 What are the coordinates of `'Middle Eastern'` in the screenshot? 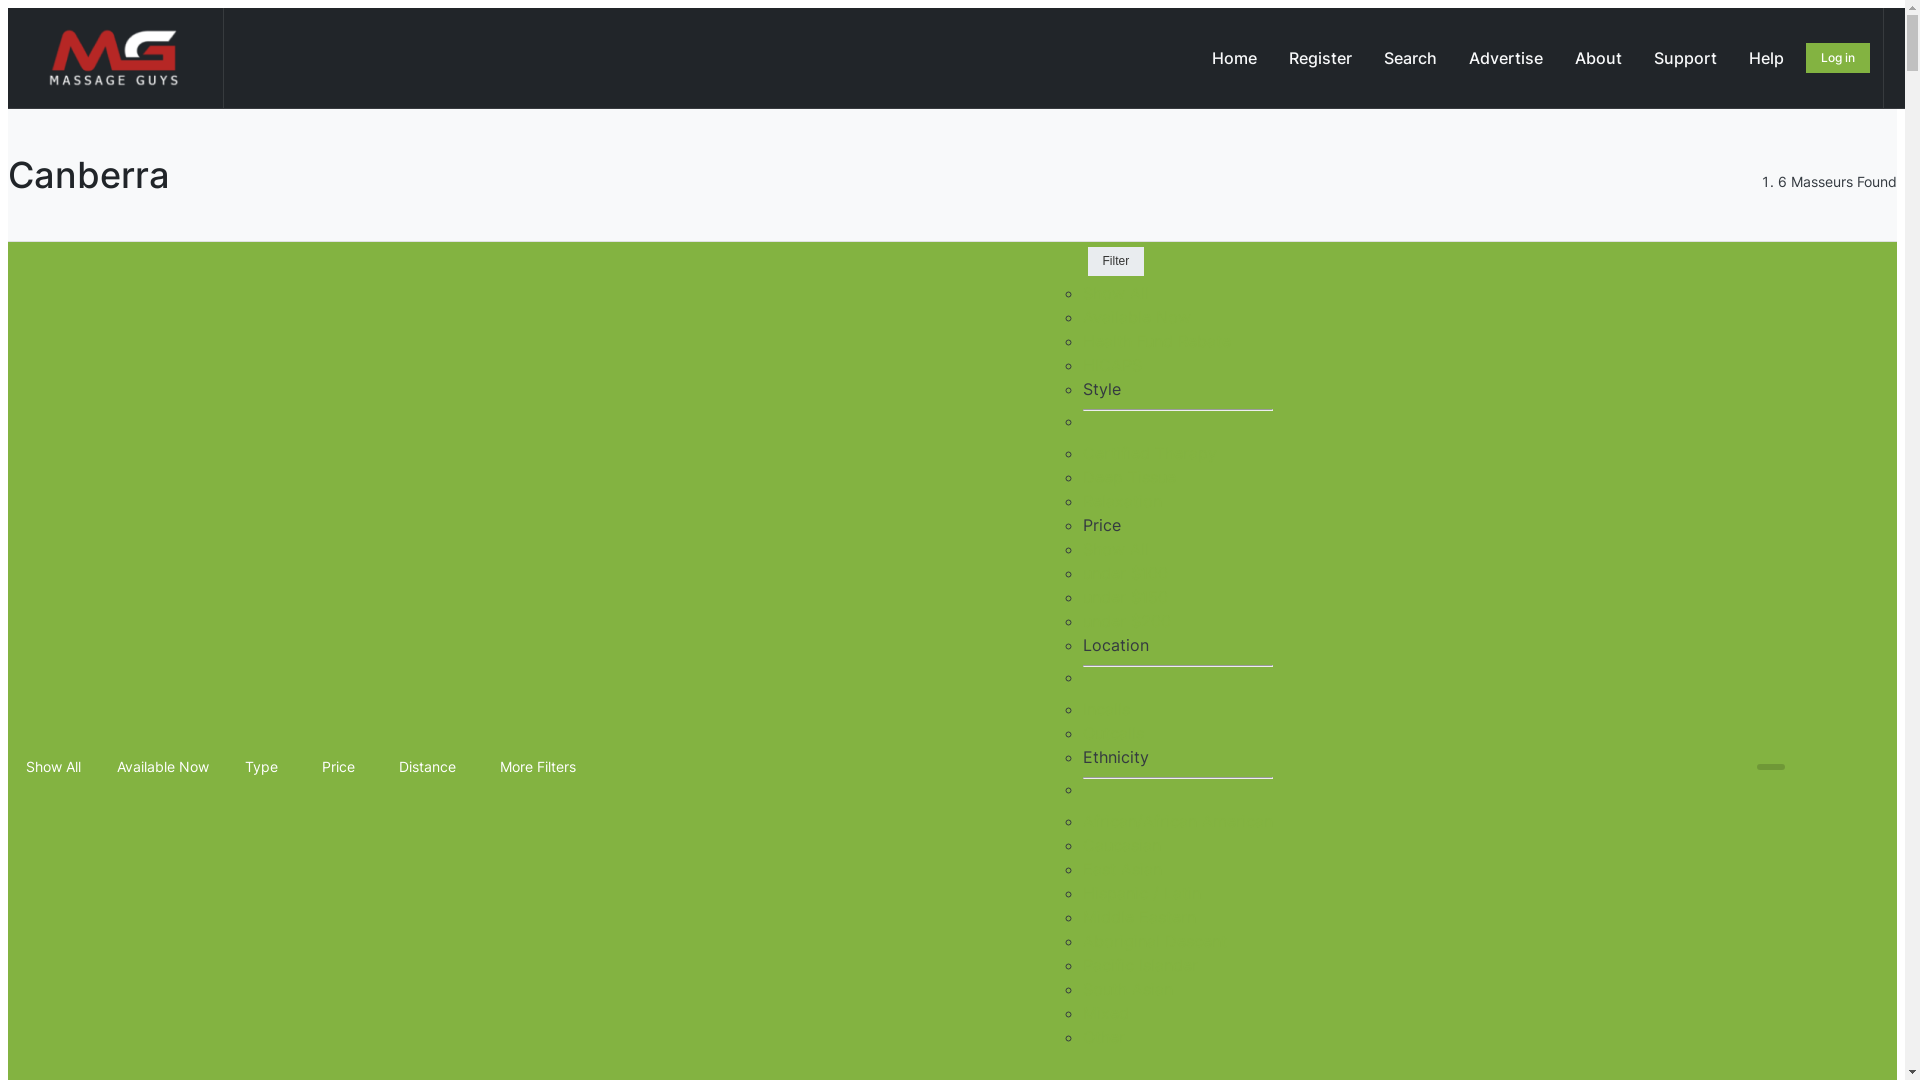 It's located at (1138, 917).